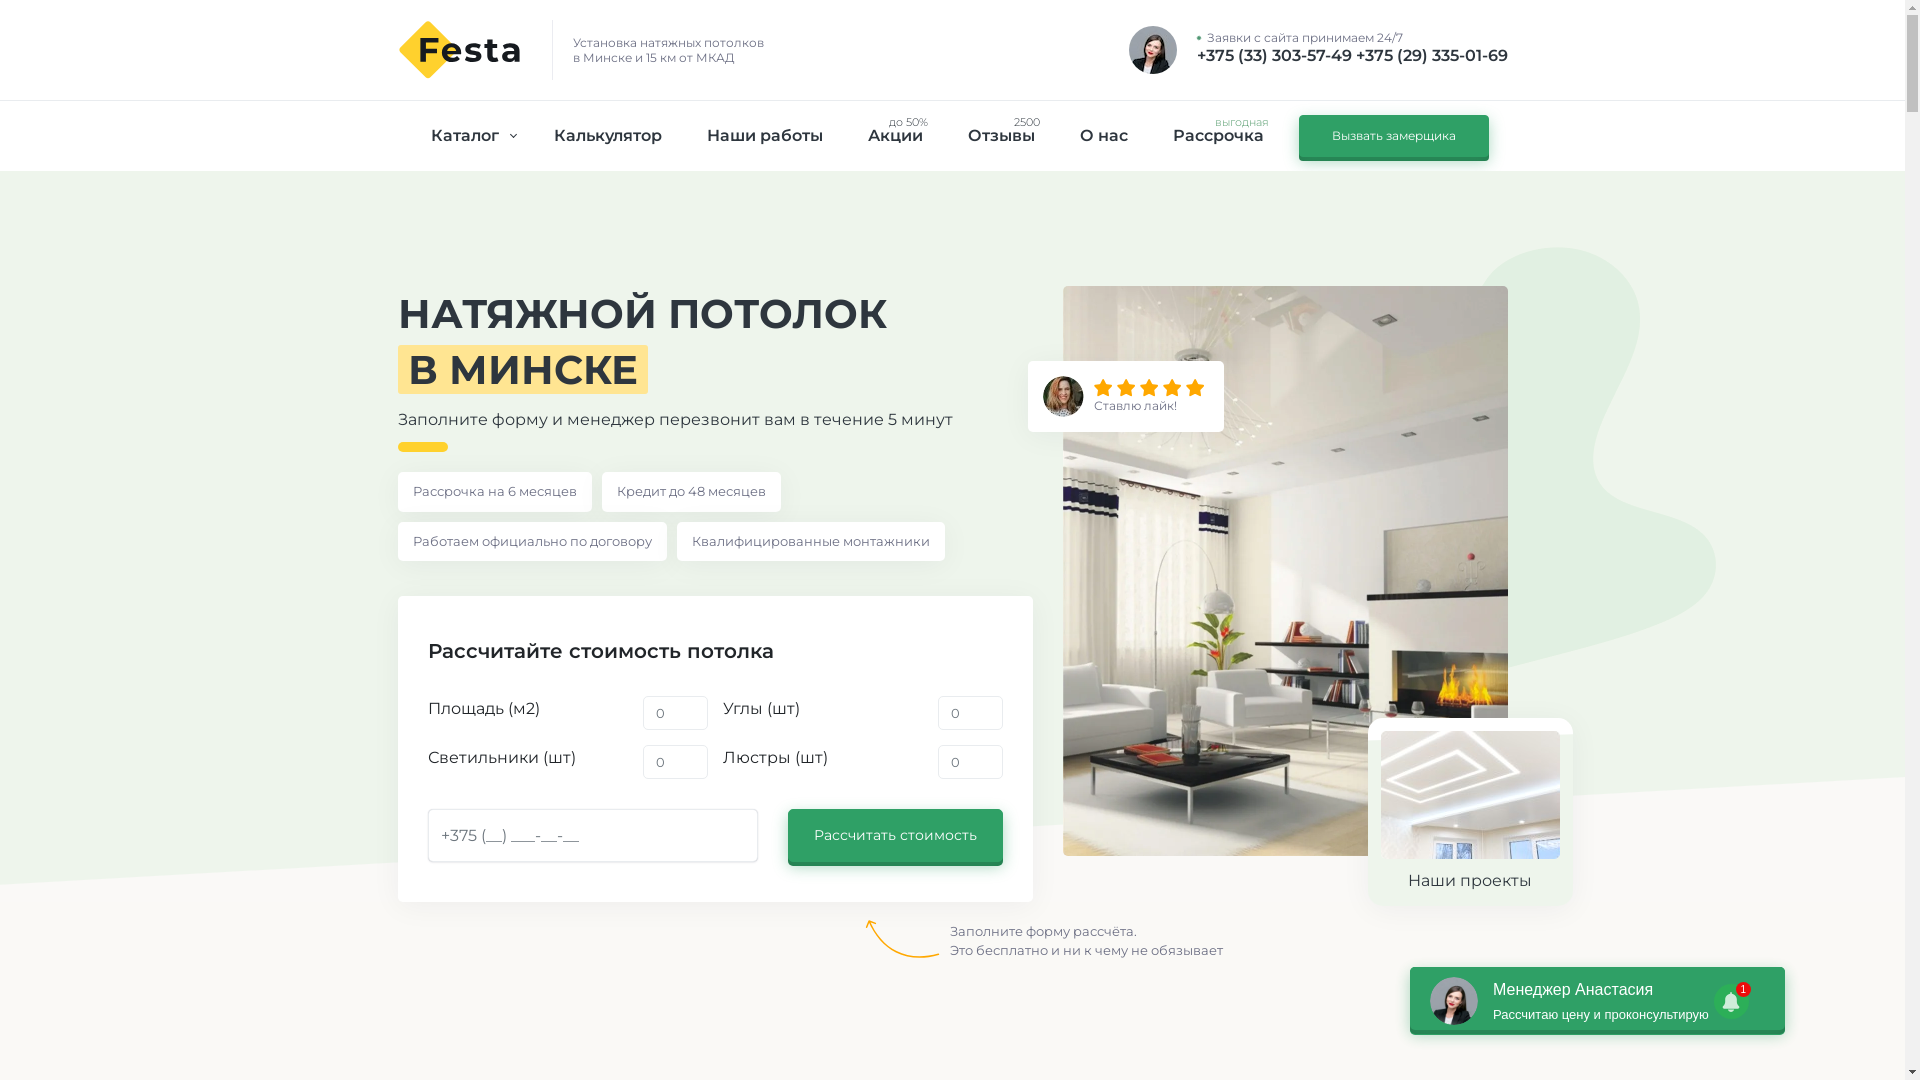 The width and height of the screenshot is (1920, 1080). I want to click on '+375 (33) 303-57-49', so click(1274, 54).